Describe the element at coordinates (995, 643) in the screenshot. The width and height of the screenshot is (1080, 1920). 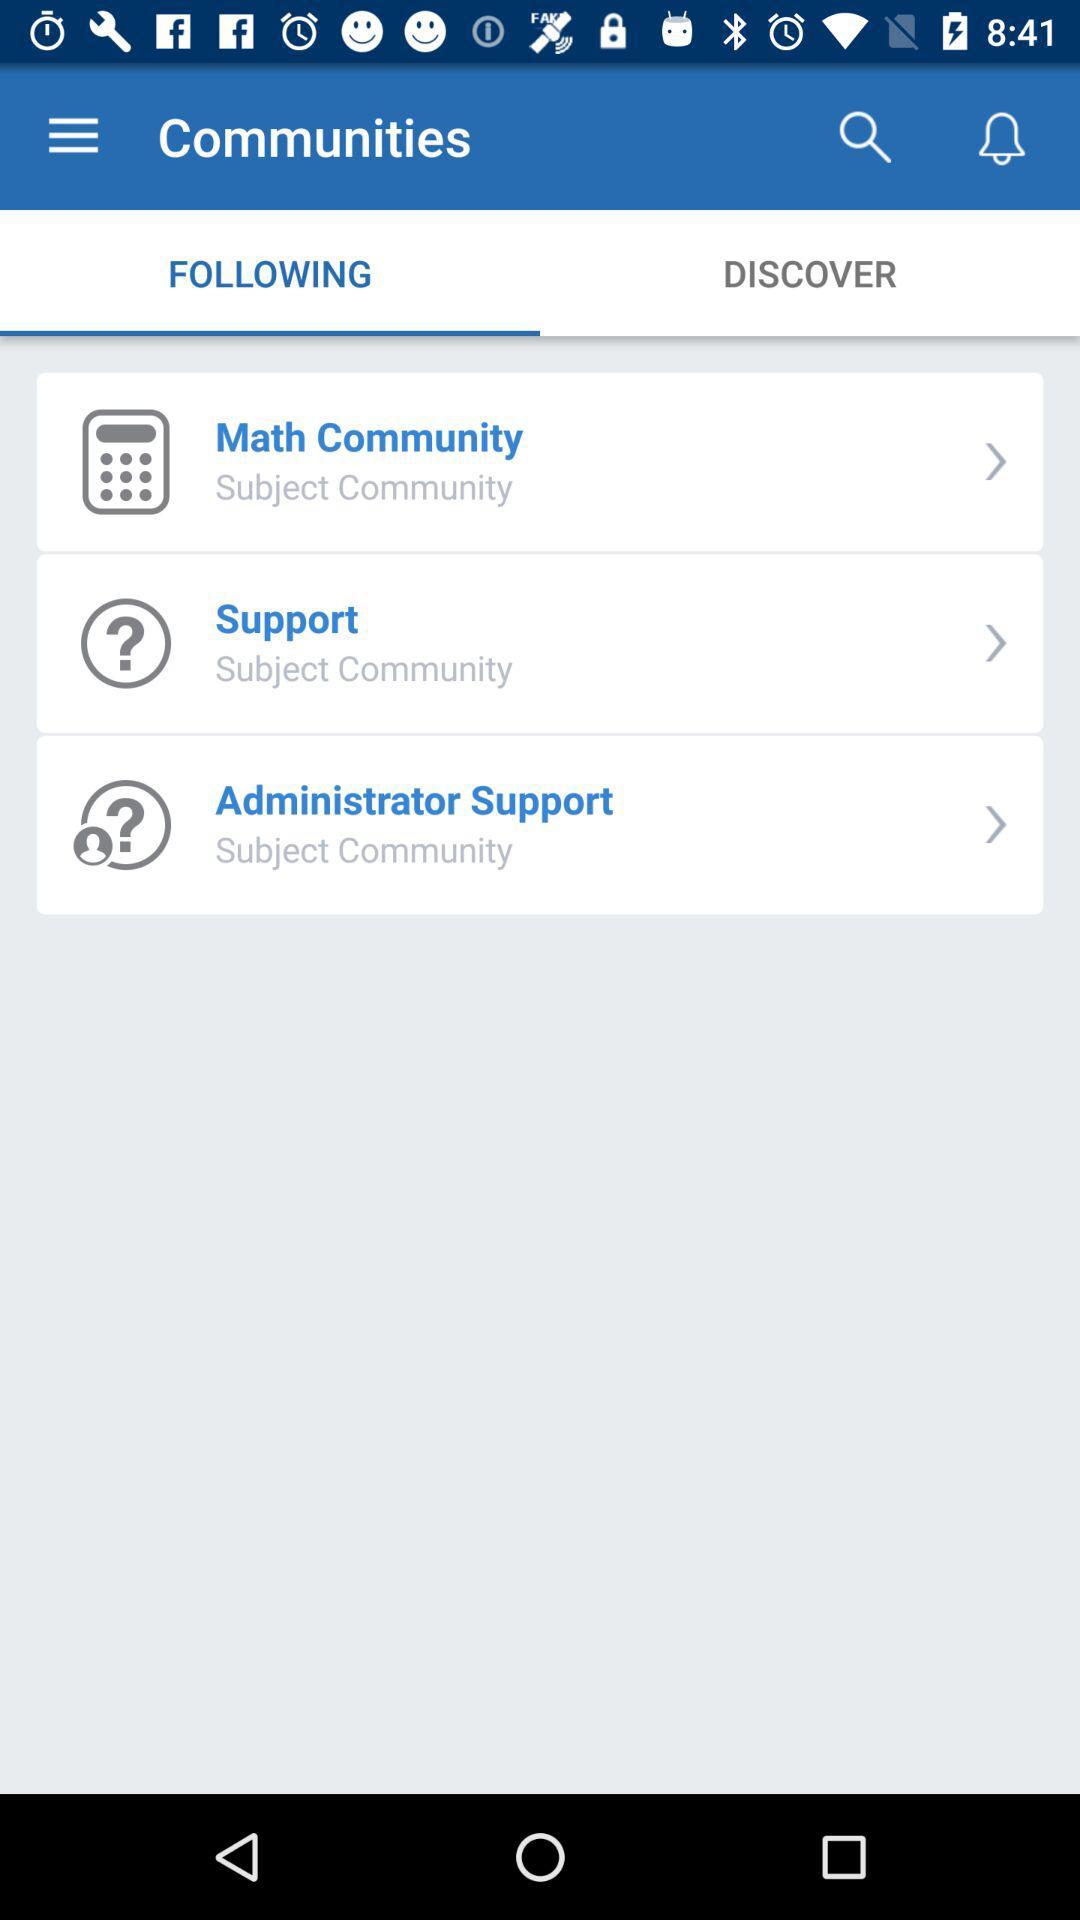
I see `the item next to the subject community icon` at that location.